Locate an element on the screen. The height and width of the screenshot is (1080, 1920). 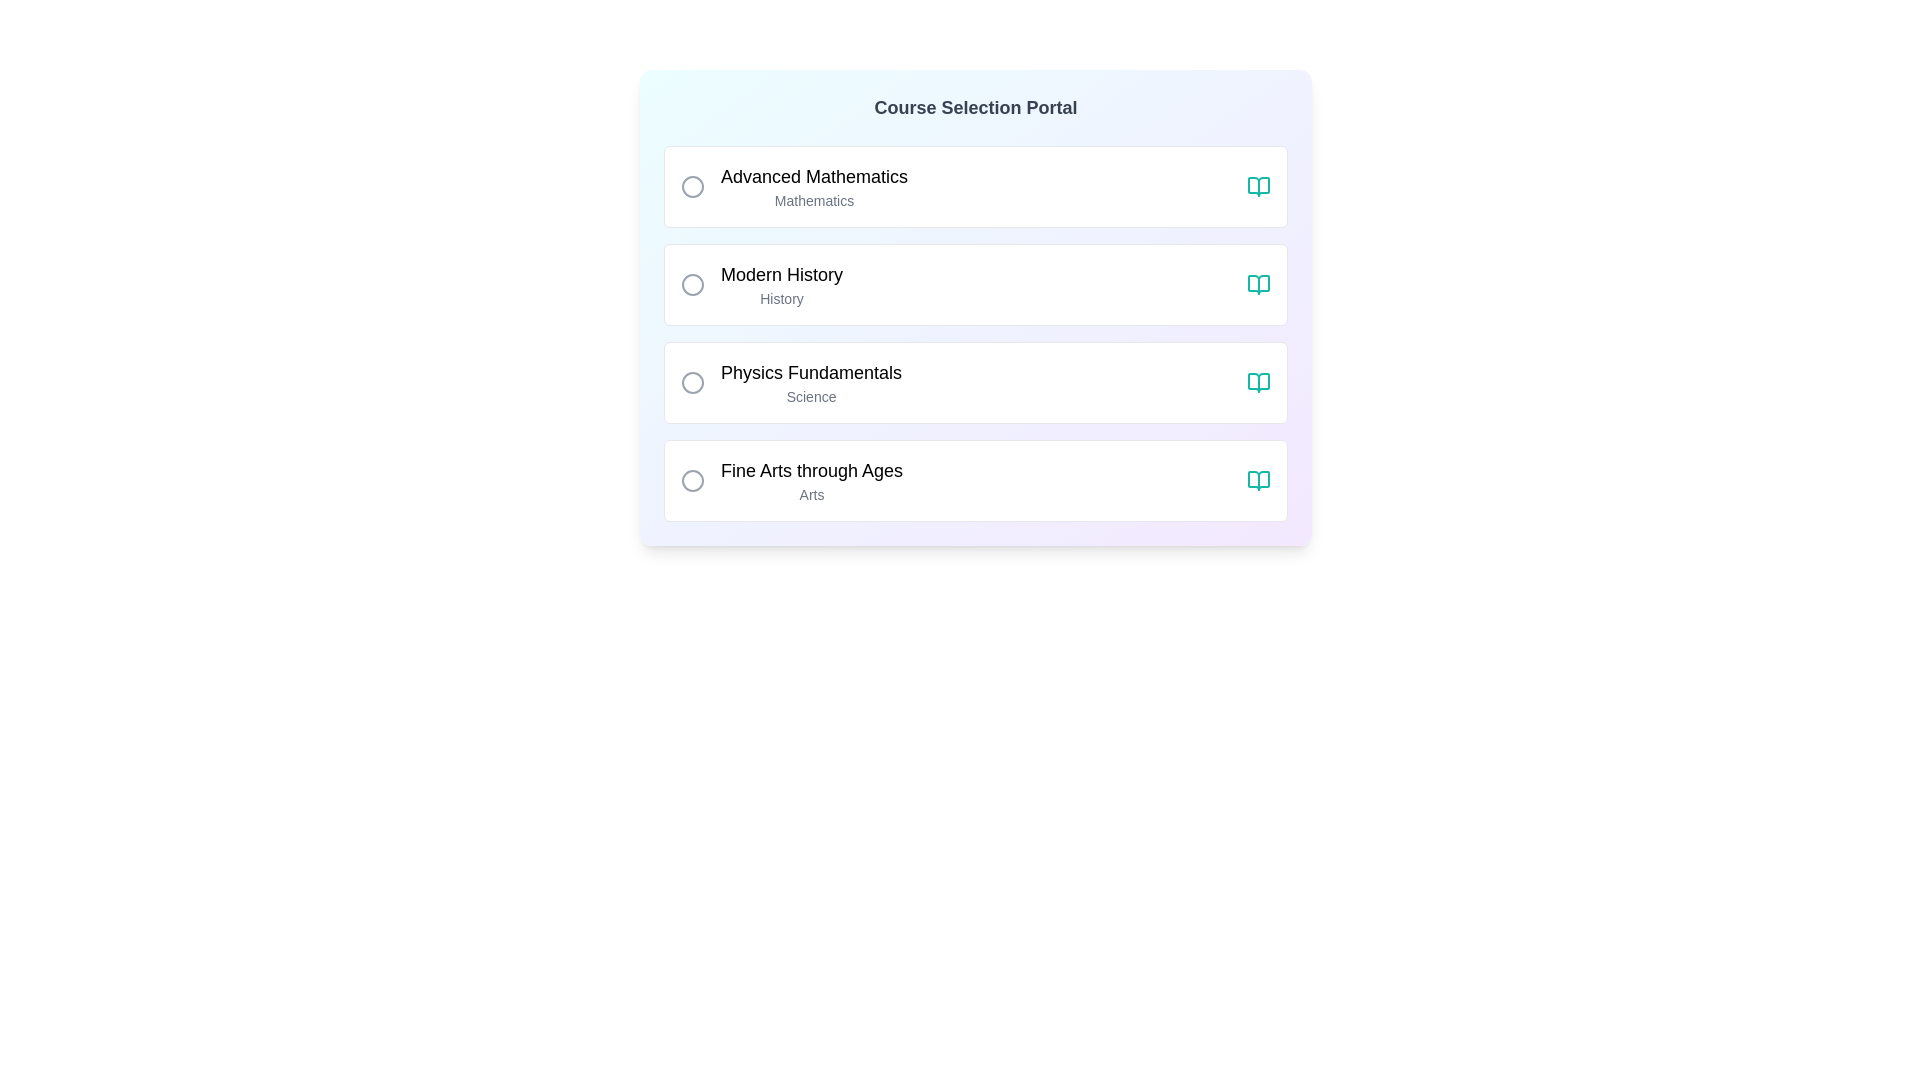
the radio button indicator (circle) located to the left of the 'Advanced Mathematics' text label is located at coordinates (692, 186).